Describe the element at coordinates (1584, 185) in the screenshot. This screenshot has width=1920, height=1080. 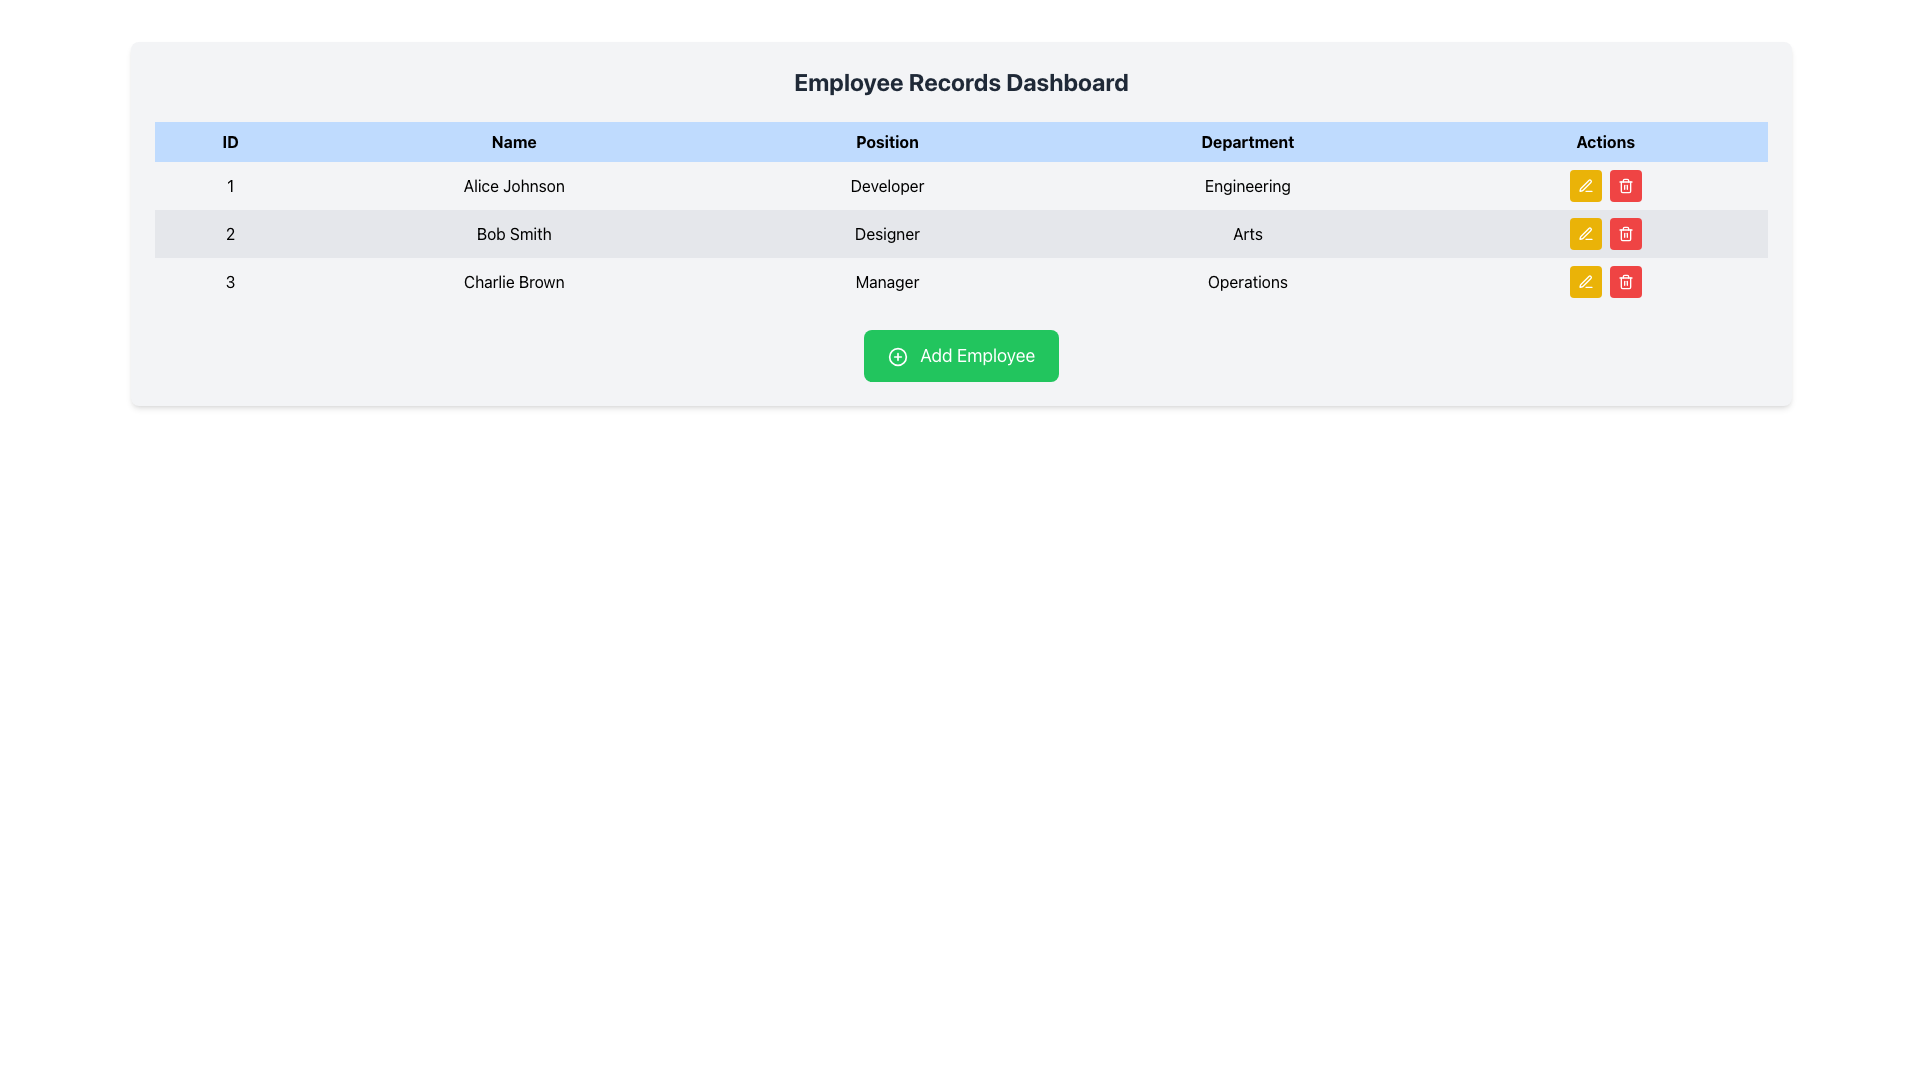
I see `the yellow button with a white pen icon located in the 'Actions' column of the first row` at that location.